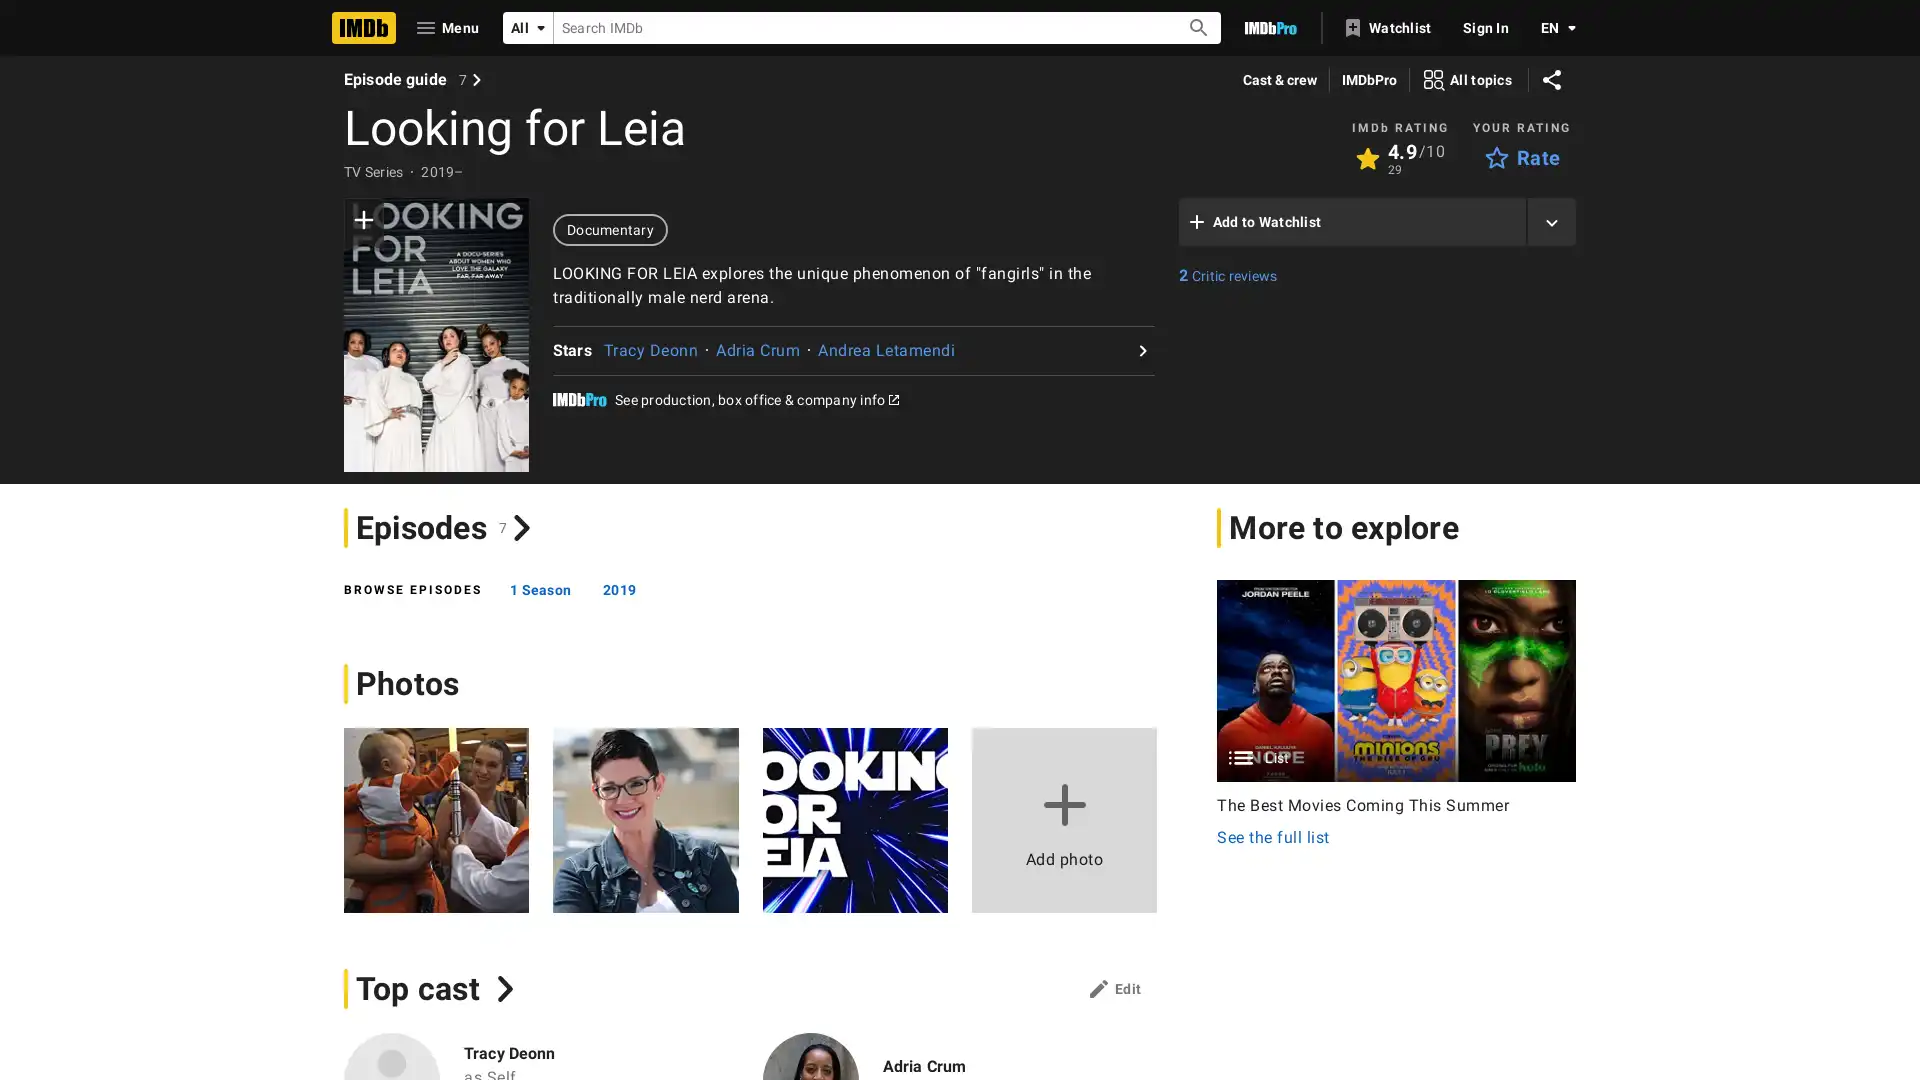 The height and width of the screenshot is (1080, 1920). What do you see at coordinates (1550, 79) in the screenshot?
I see `Share on social media` at bounding box center [1550, 79].